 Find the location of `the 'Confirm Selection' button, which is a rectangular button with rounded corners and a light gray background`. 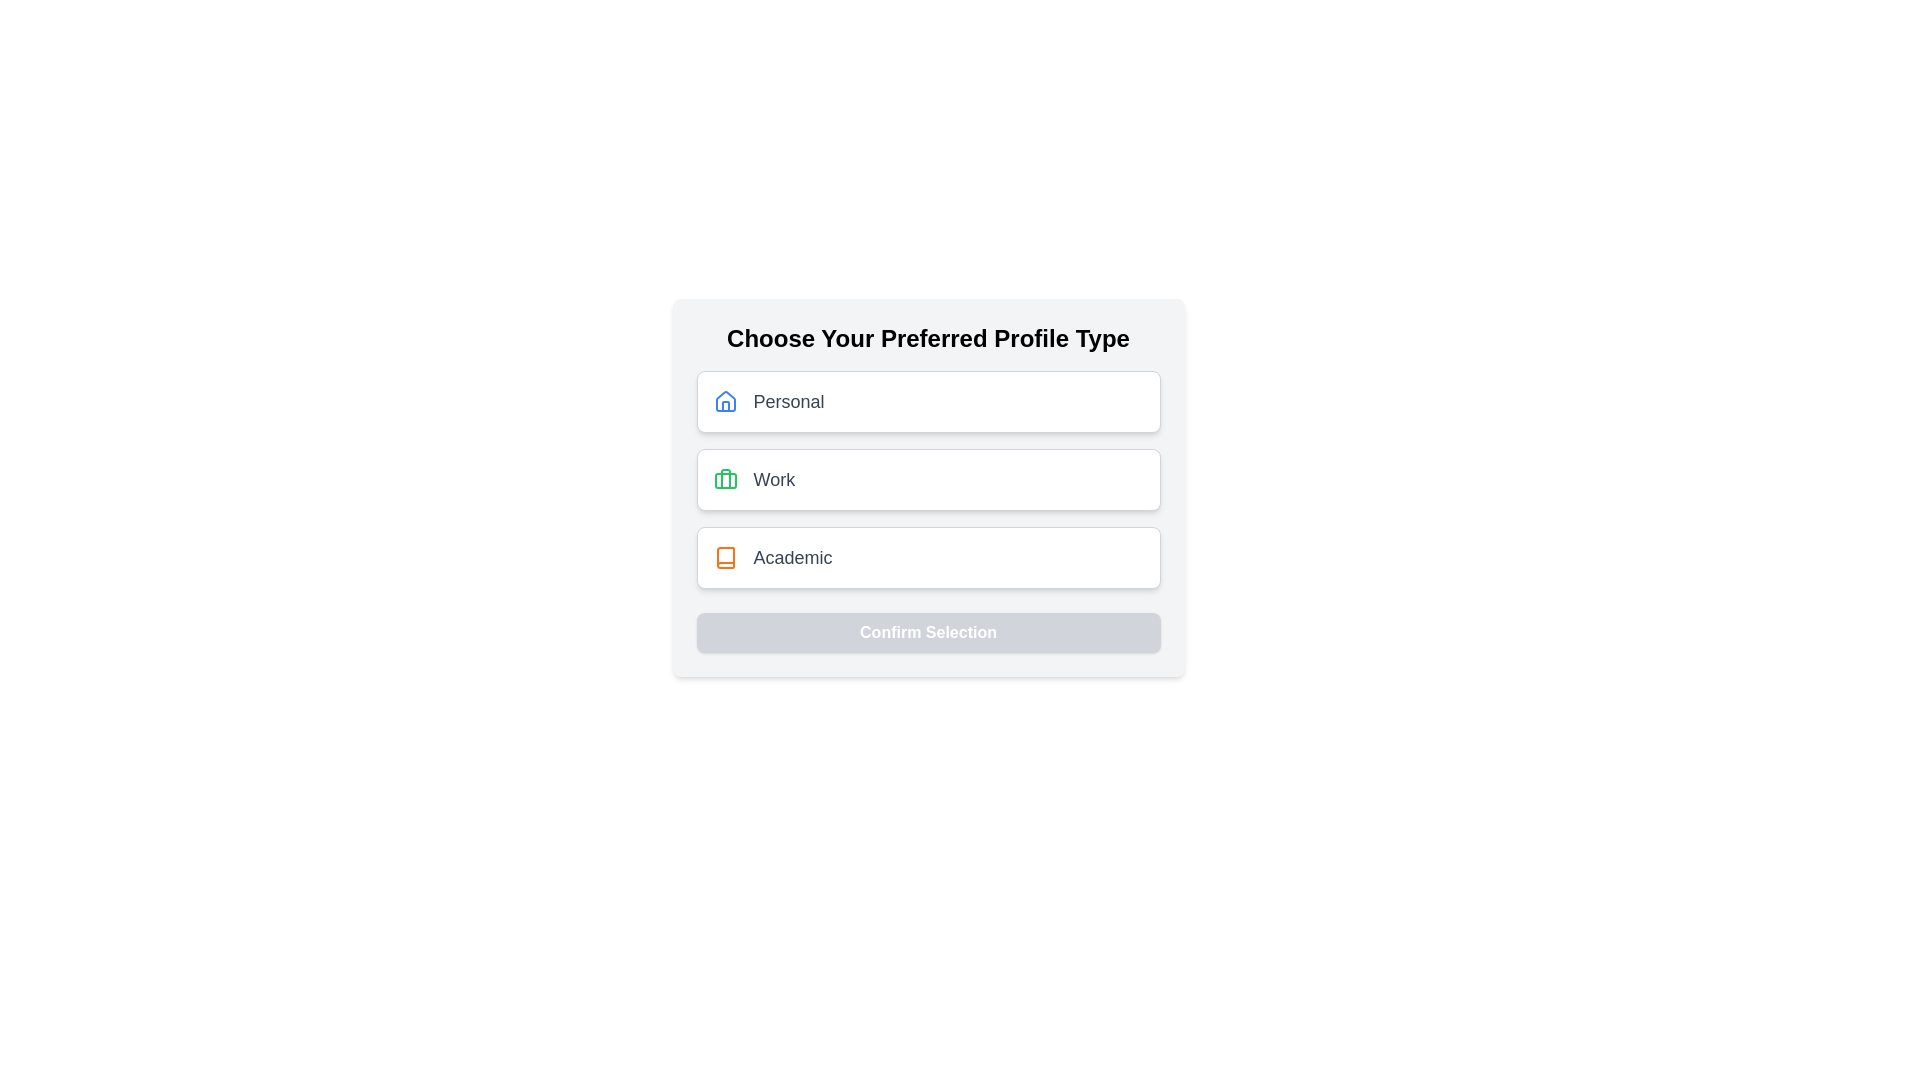

the 'Confirm Selection' button, which is a rectangular button with rounded corners and a light gray background is located at coordinates (927, 632).